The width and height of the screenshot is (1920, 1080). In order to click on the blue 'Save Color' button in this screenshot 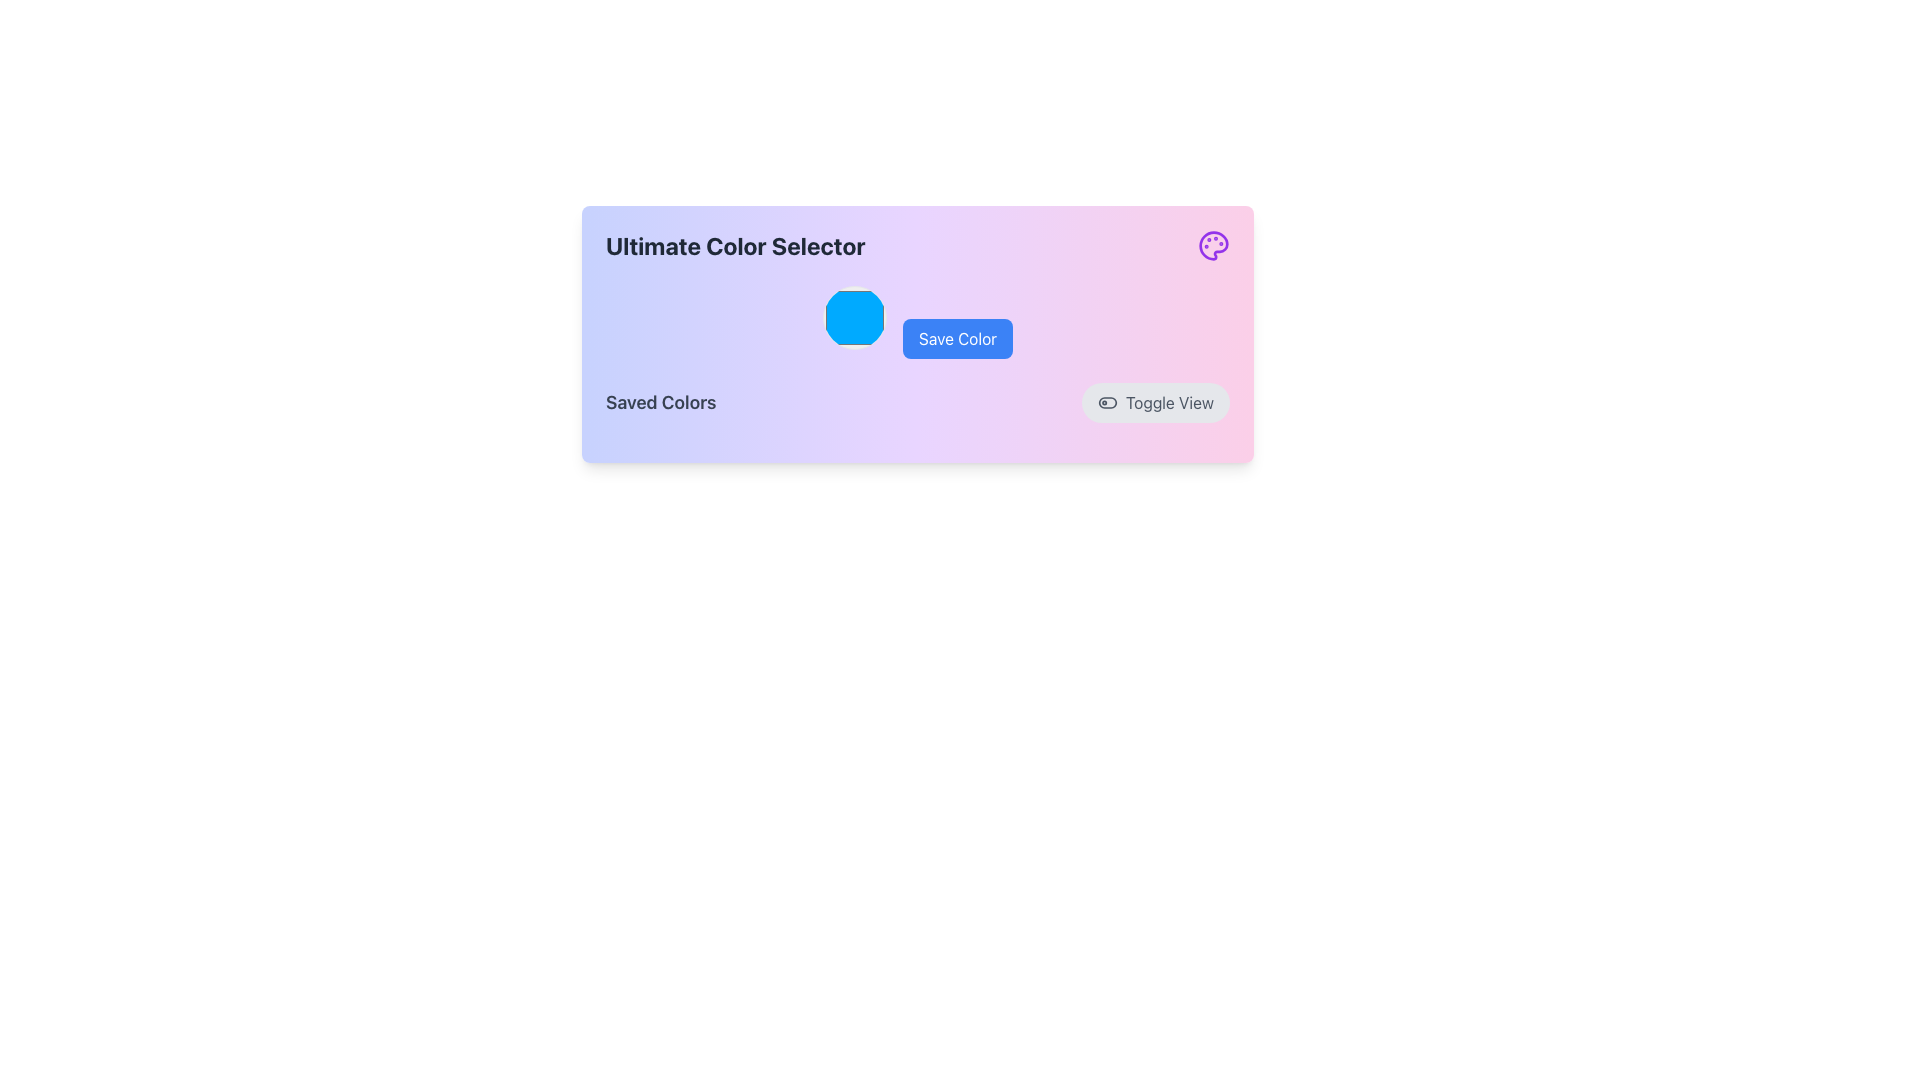, I will do `click(916, 321)`.